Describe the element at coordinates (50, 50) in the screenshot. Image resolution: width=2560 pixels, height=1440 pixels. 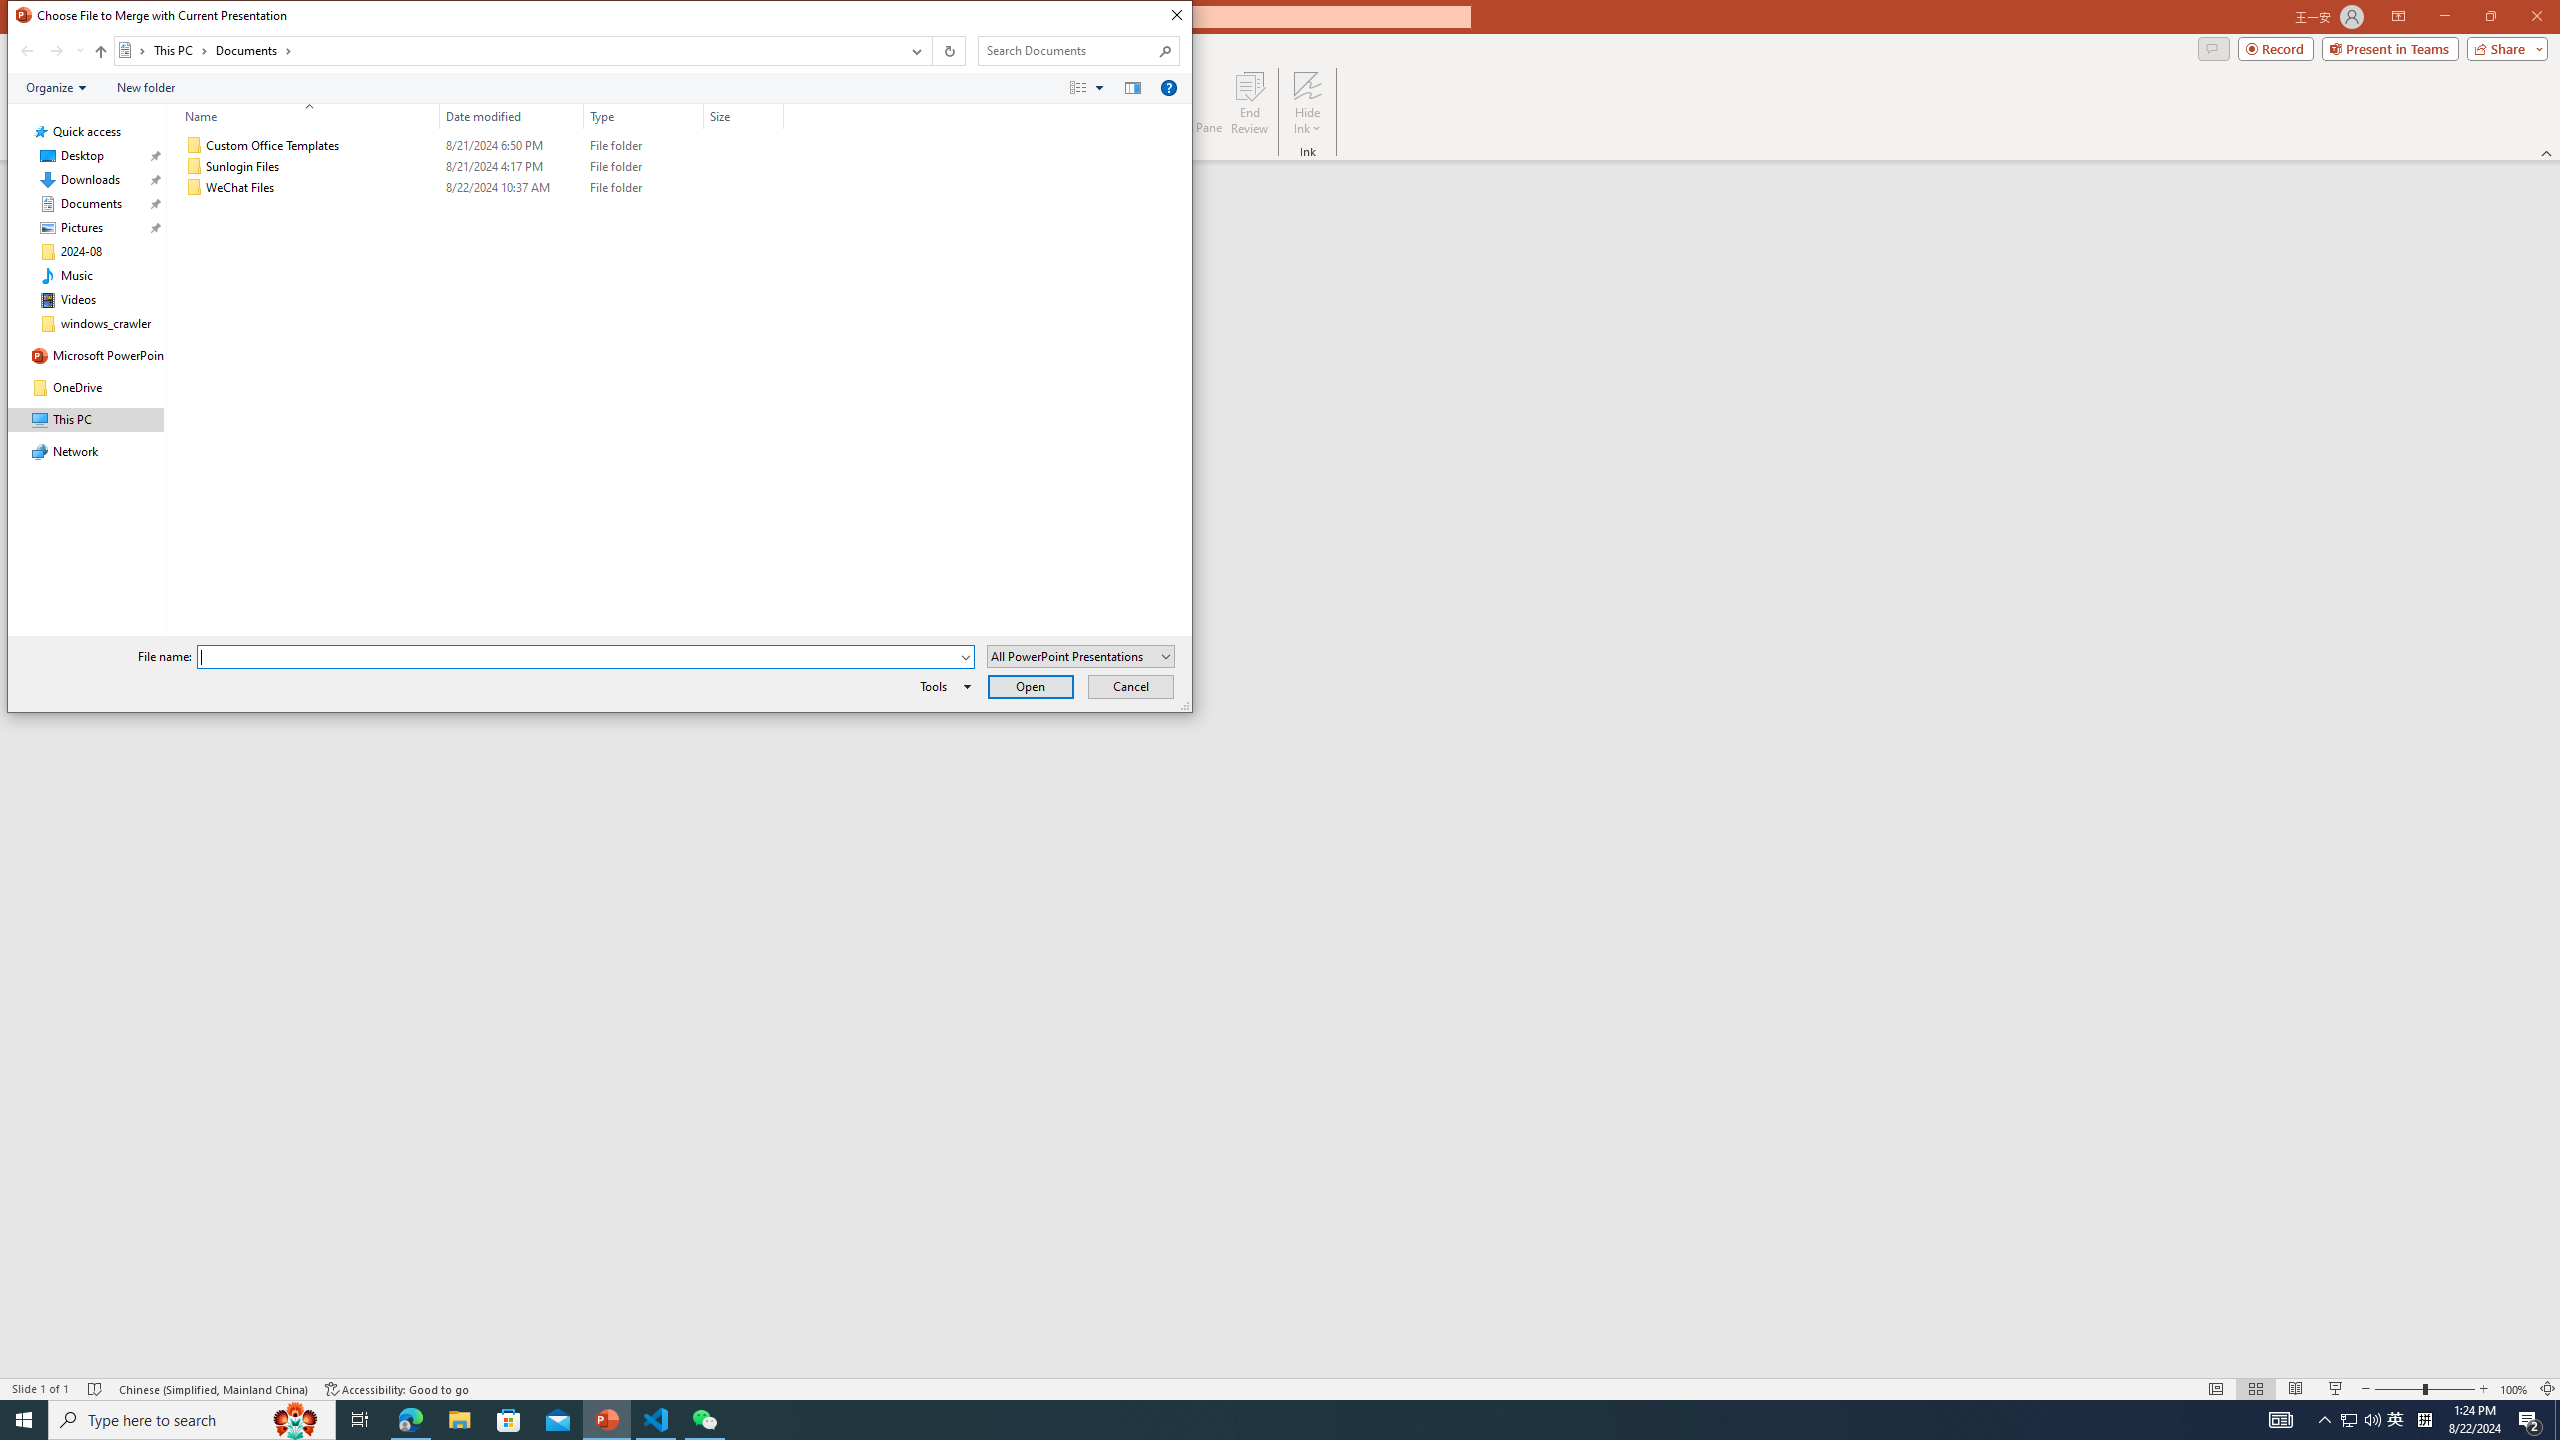
I see `'Navigation buttons'` at that location.